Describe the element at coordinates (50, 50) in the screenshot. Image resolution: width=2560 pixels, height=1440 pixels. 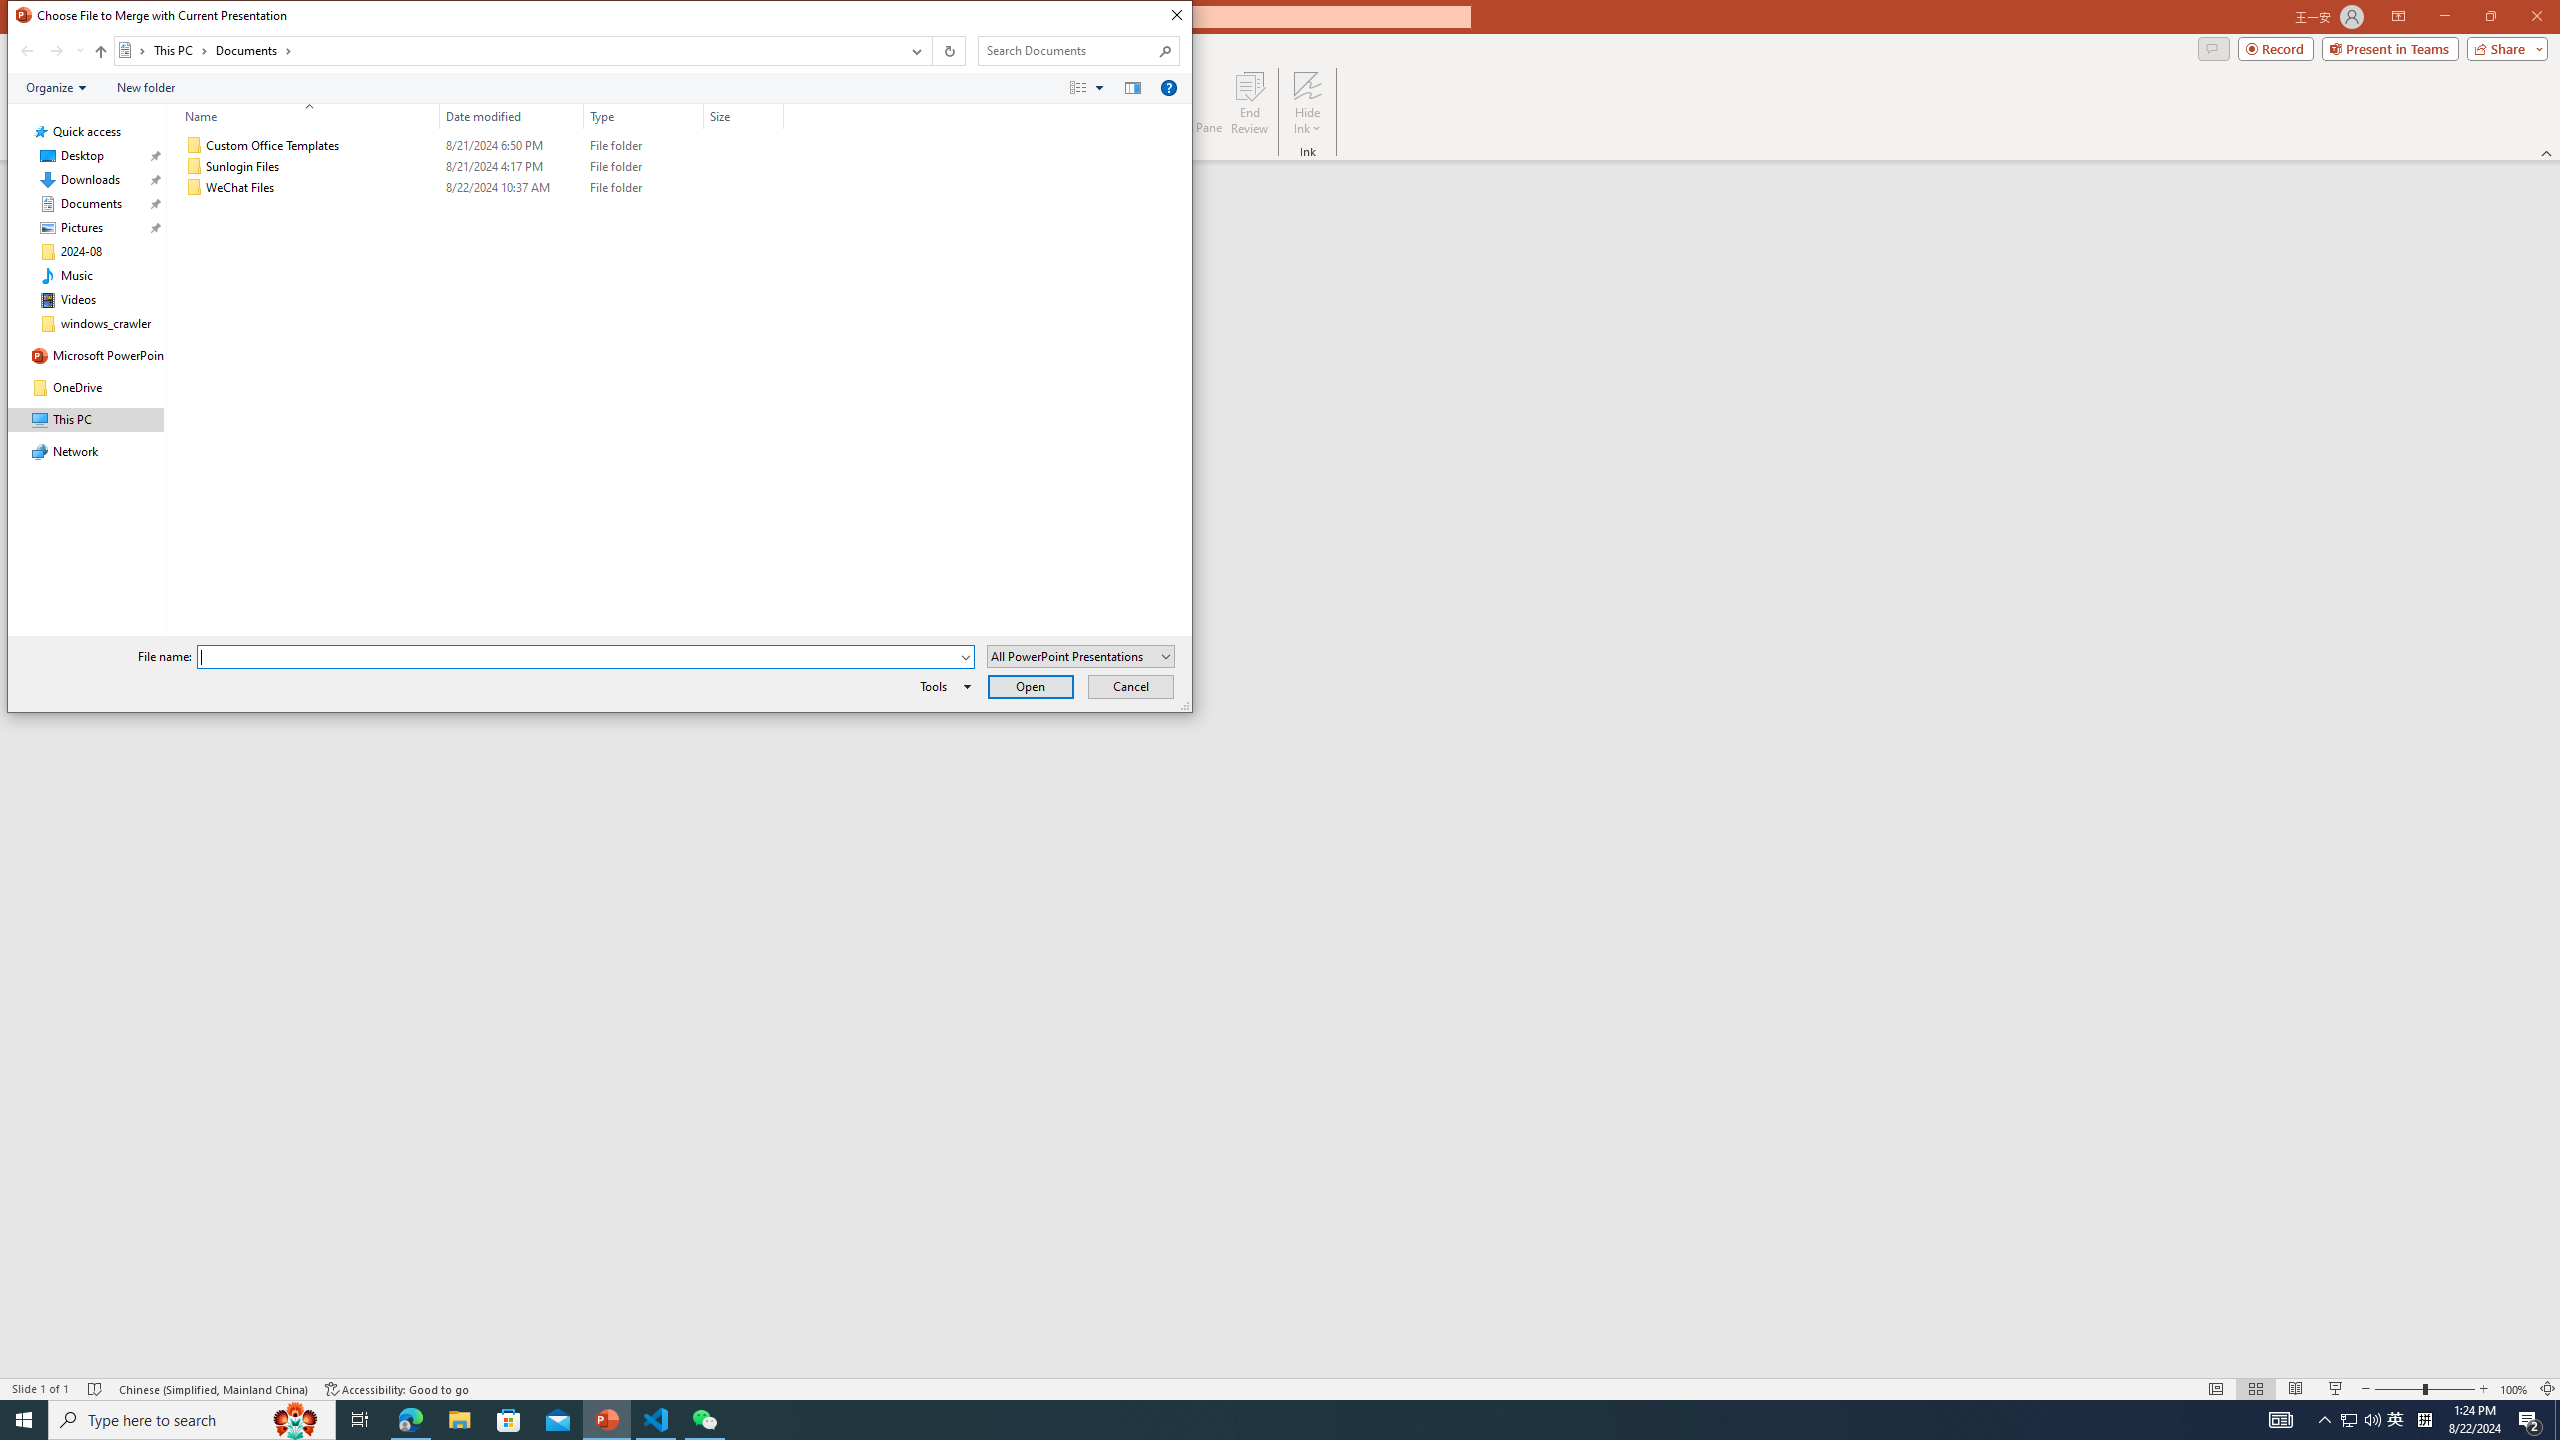
I see `'Navigation buttons'` at that location.